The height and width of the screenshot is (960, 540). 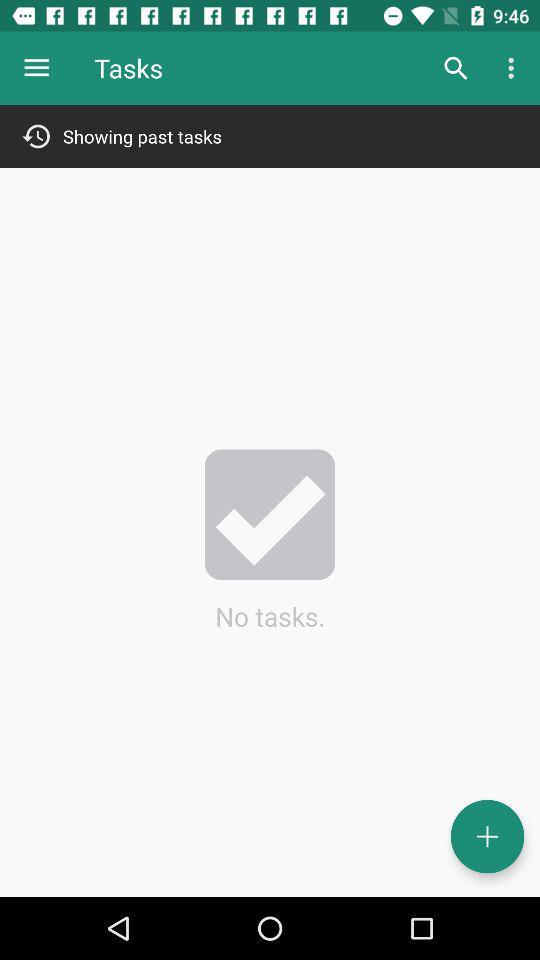 I want to click on the icon below the no tasks. icon, so click(x=486, y=836).